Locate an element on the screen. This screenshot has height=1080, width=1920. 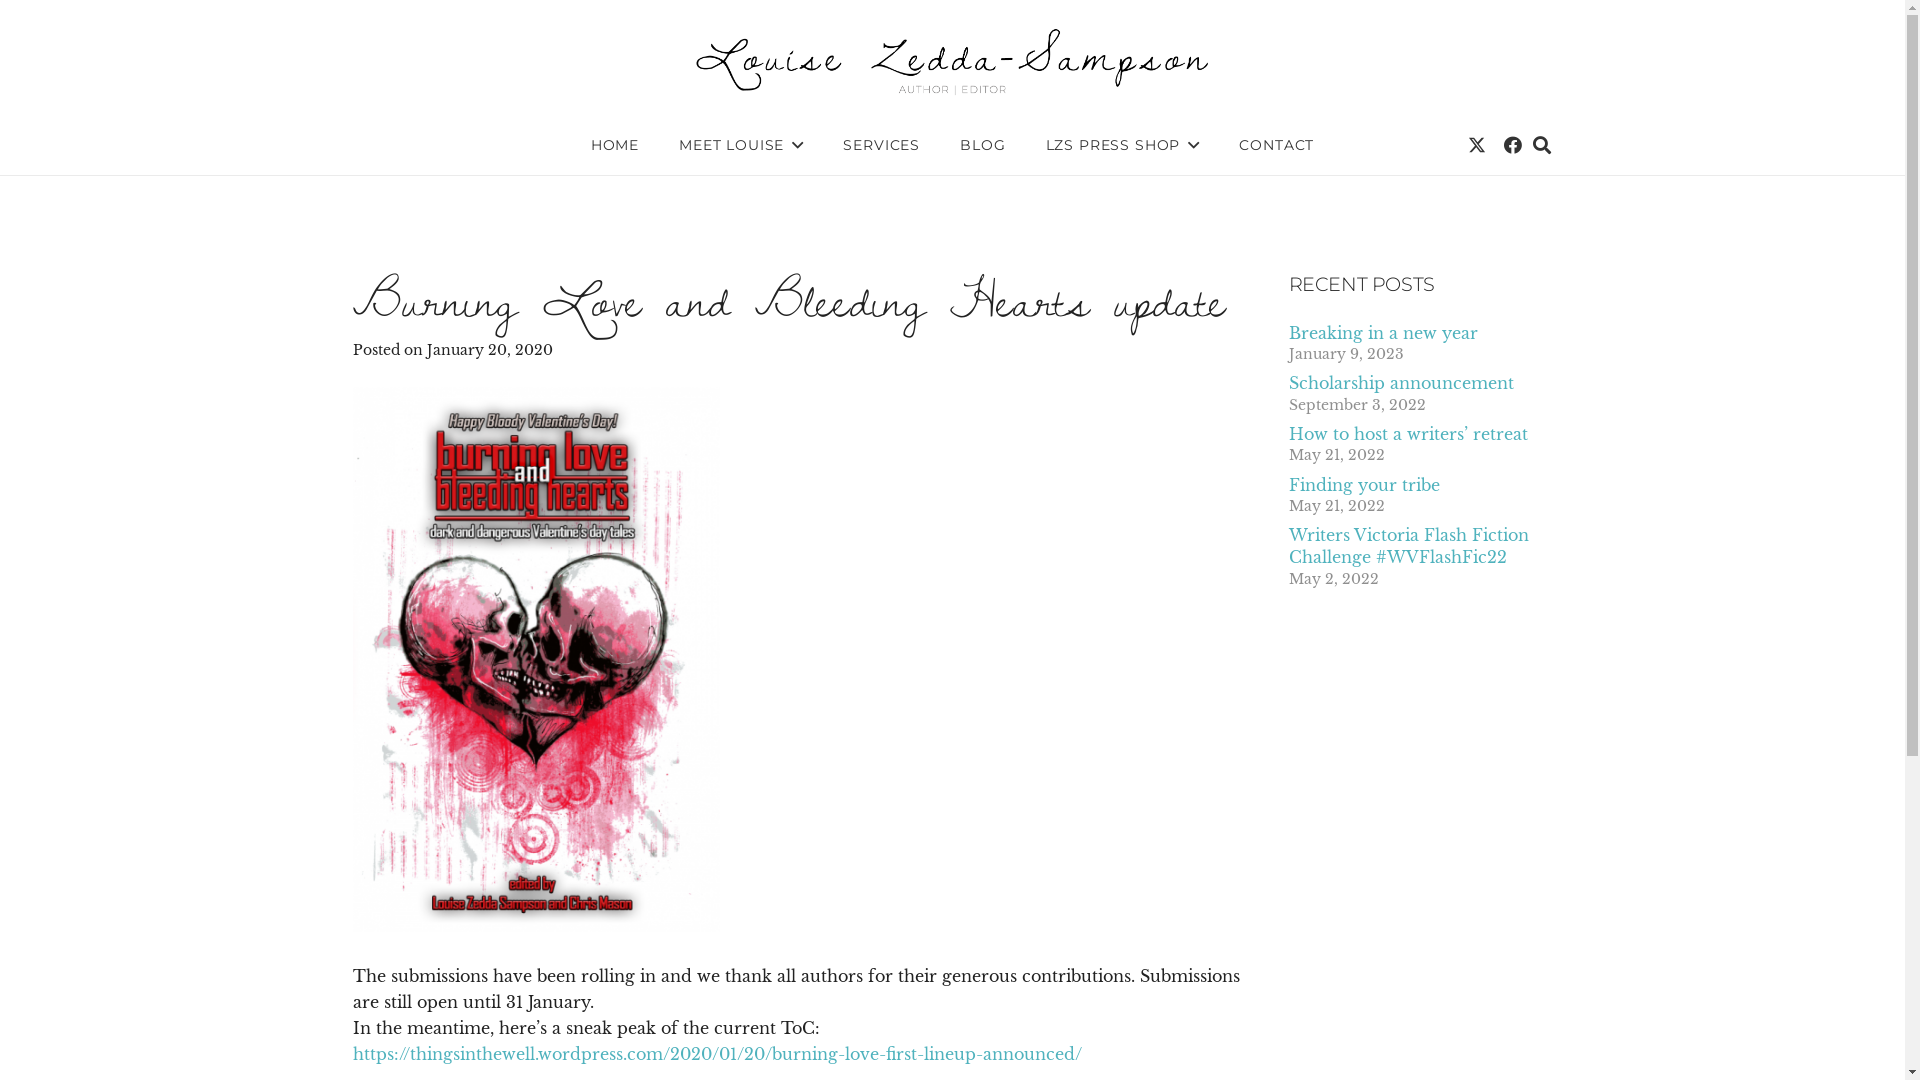
'LZS PRESS SHOP' is located at coordinates (1123, 144).